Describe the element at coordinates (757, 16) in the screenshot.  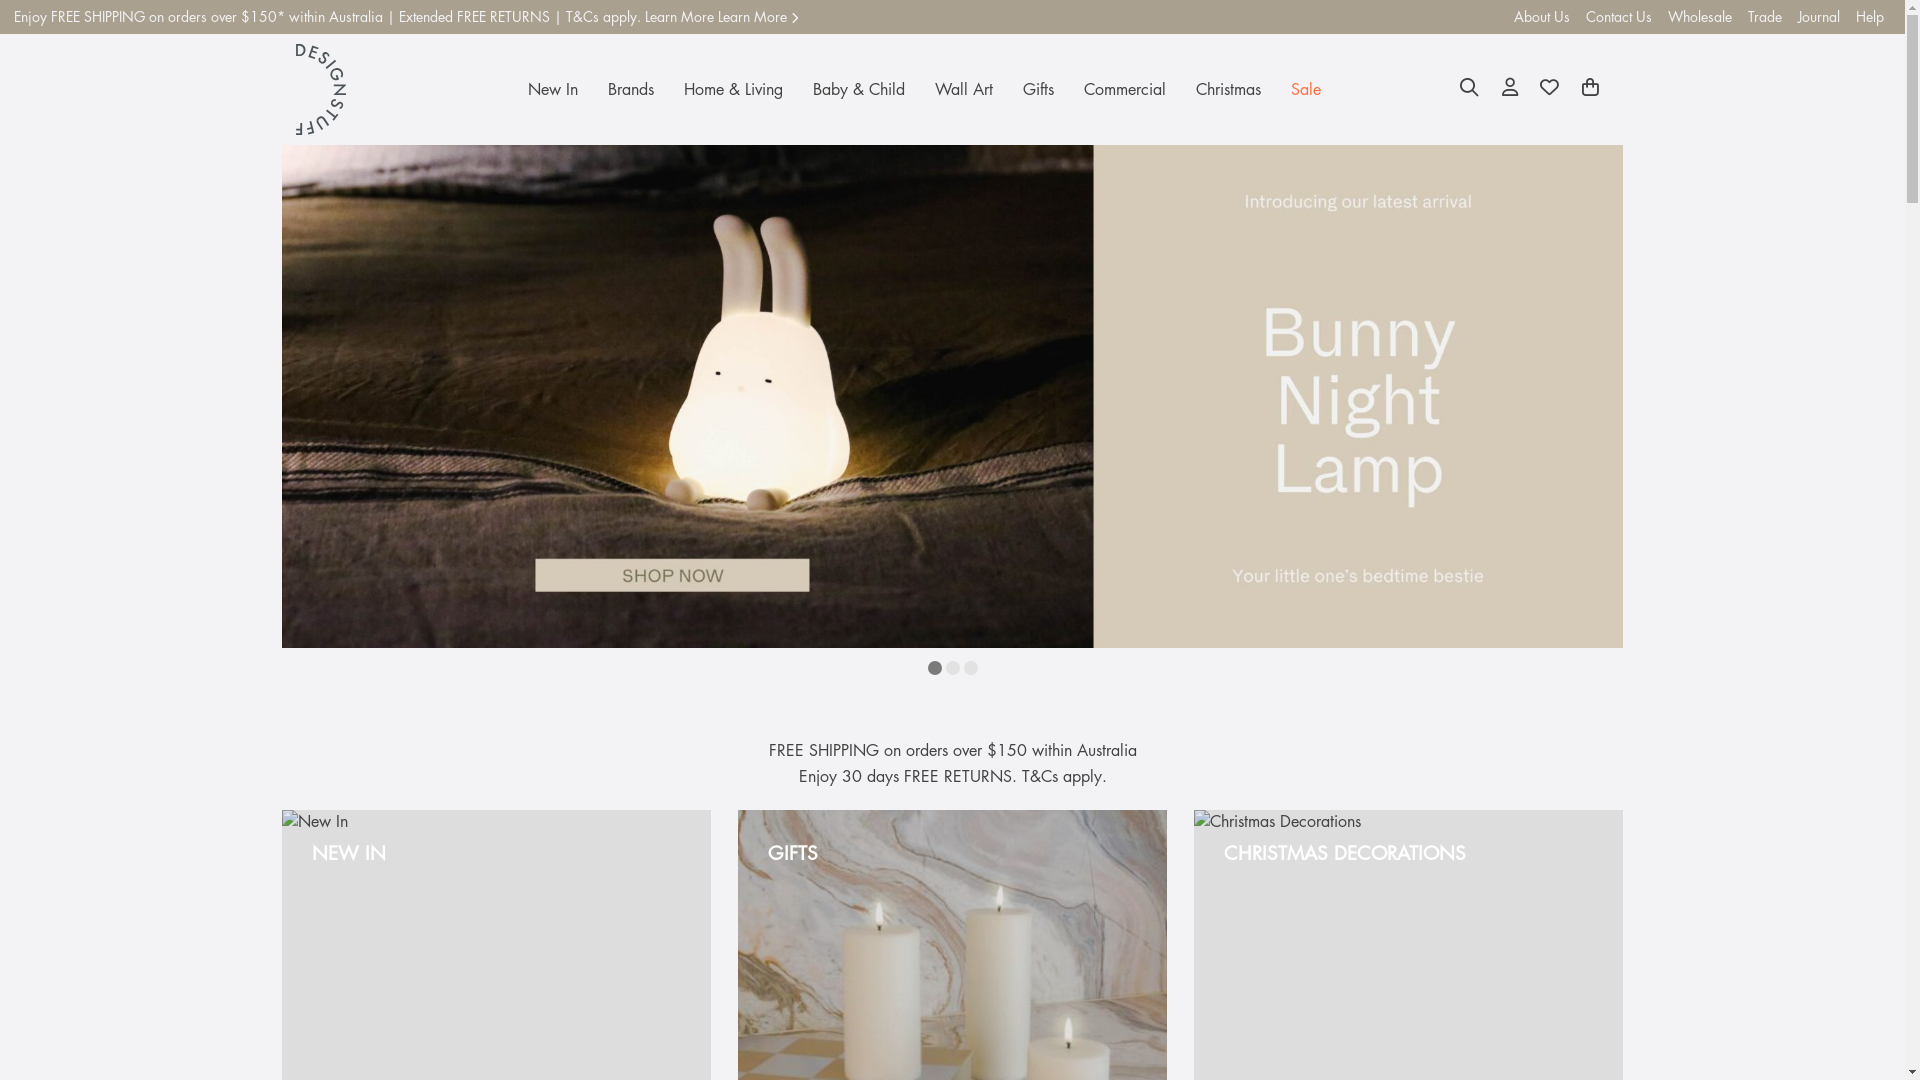
I see `'Learn More '` at that location.